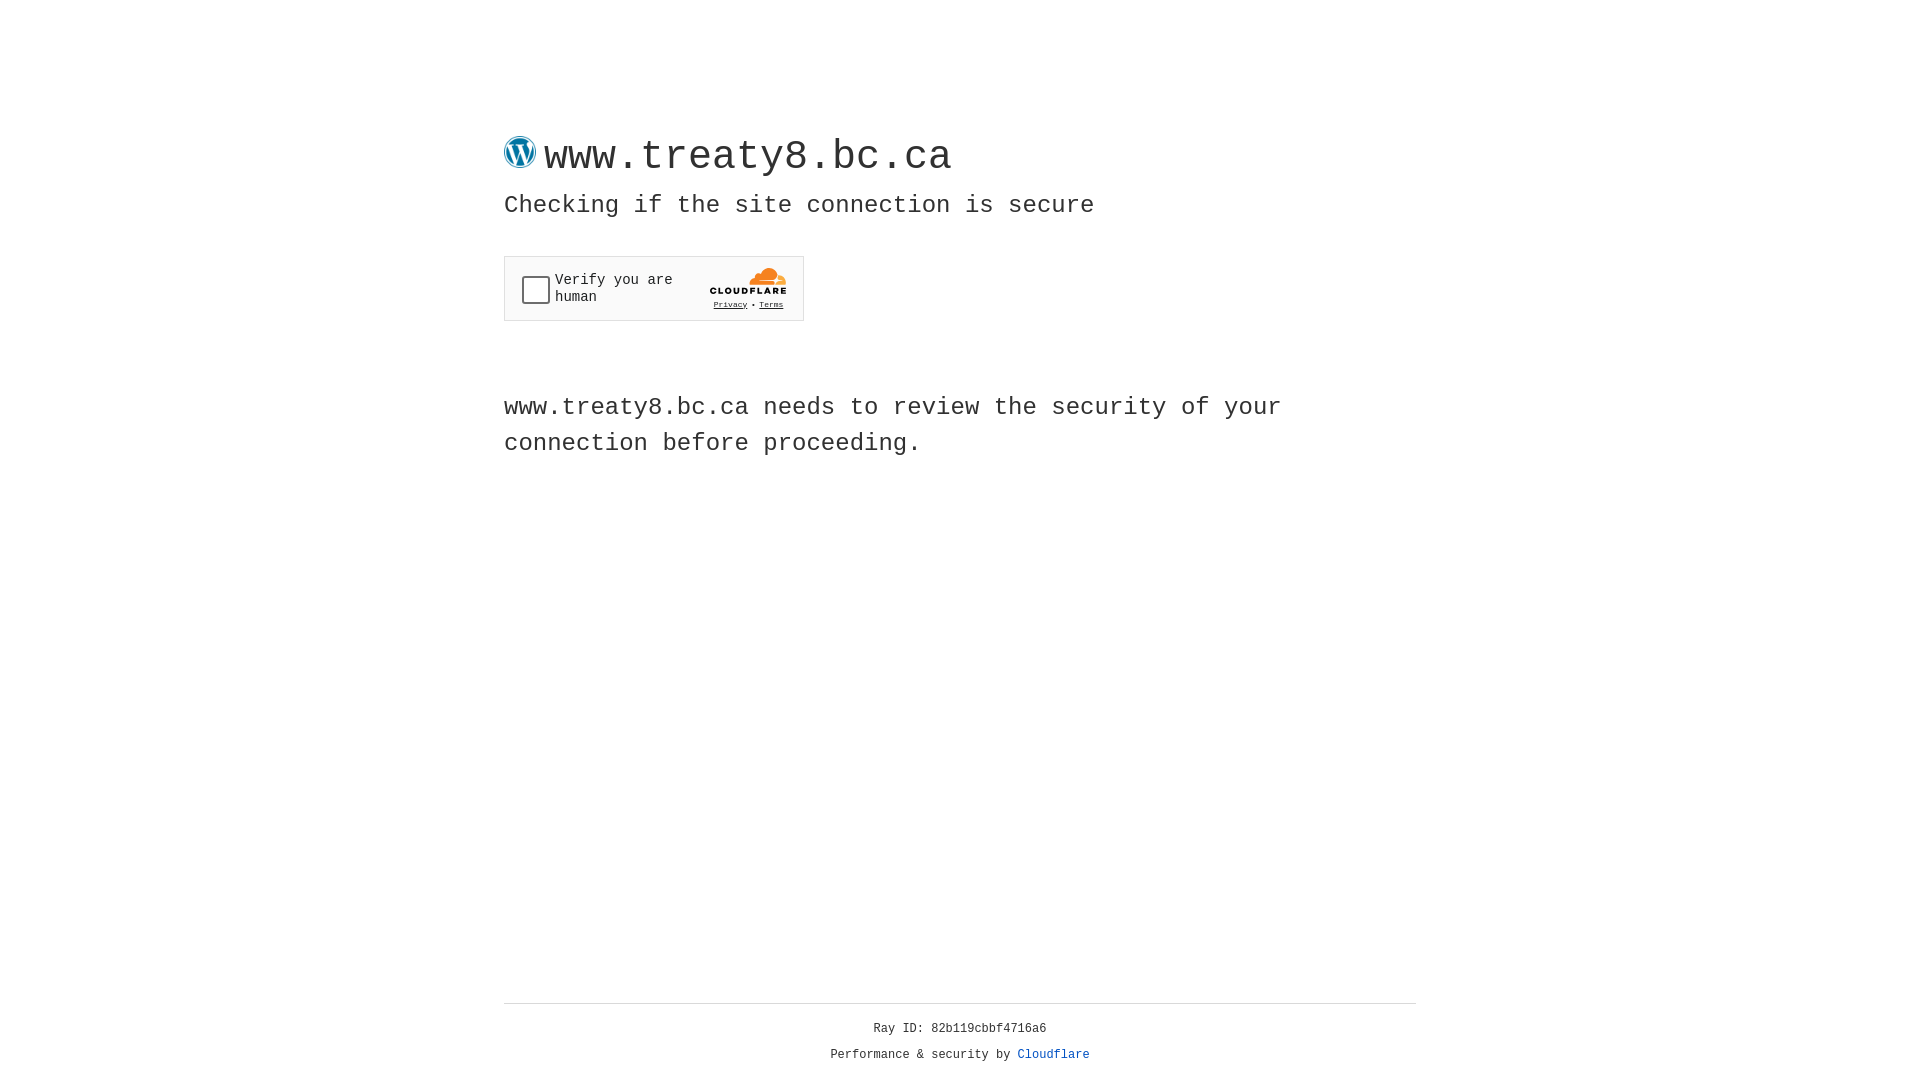  What do you see at coordinates (653, 288) in the screenshot?
I see `'Widget containing a Cloudflare security challenge'` at bounding box center [653, 288].